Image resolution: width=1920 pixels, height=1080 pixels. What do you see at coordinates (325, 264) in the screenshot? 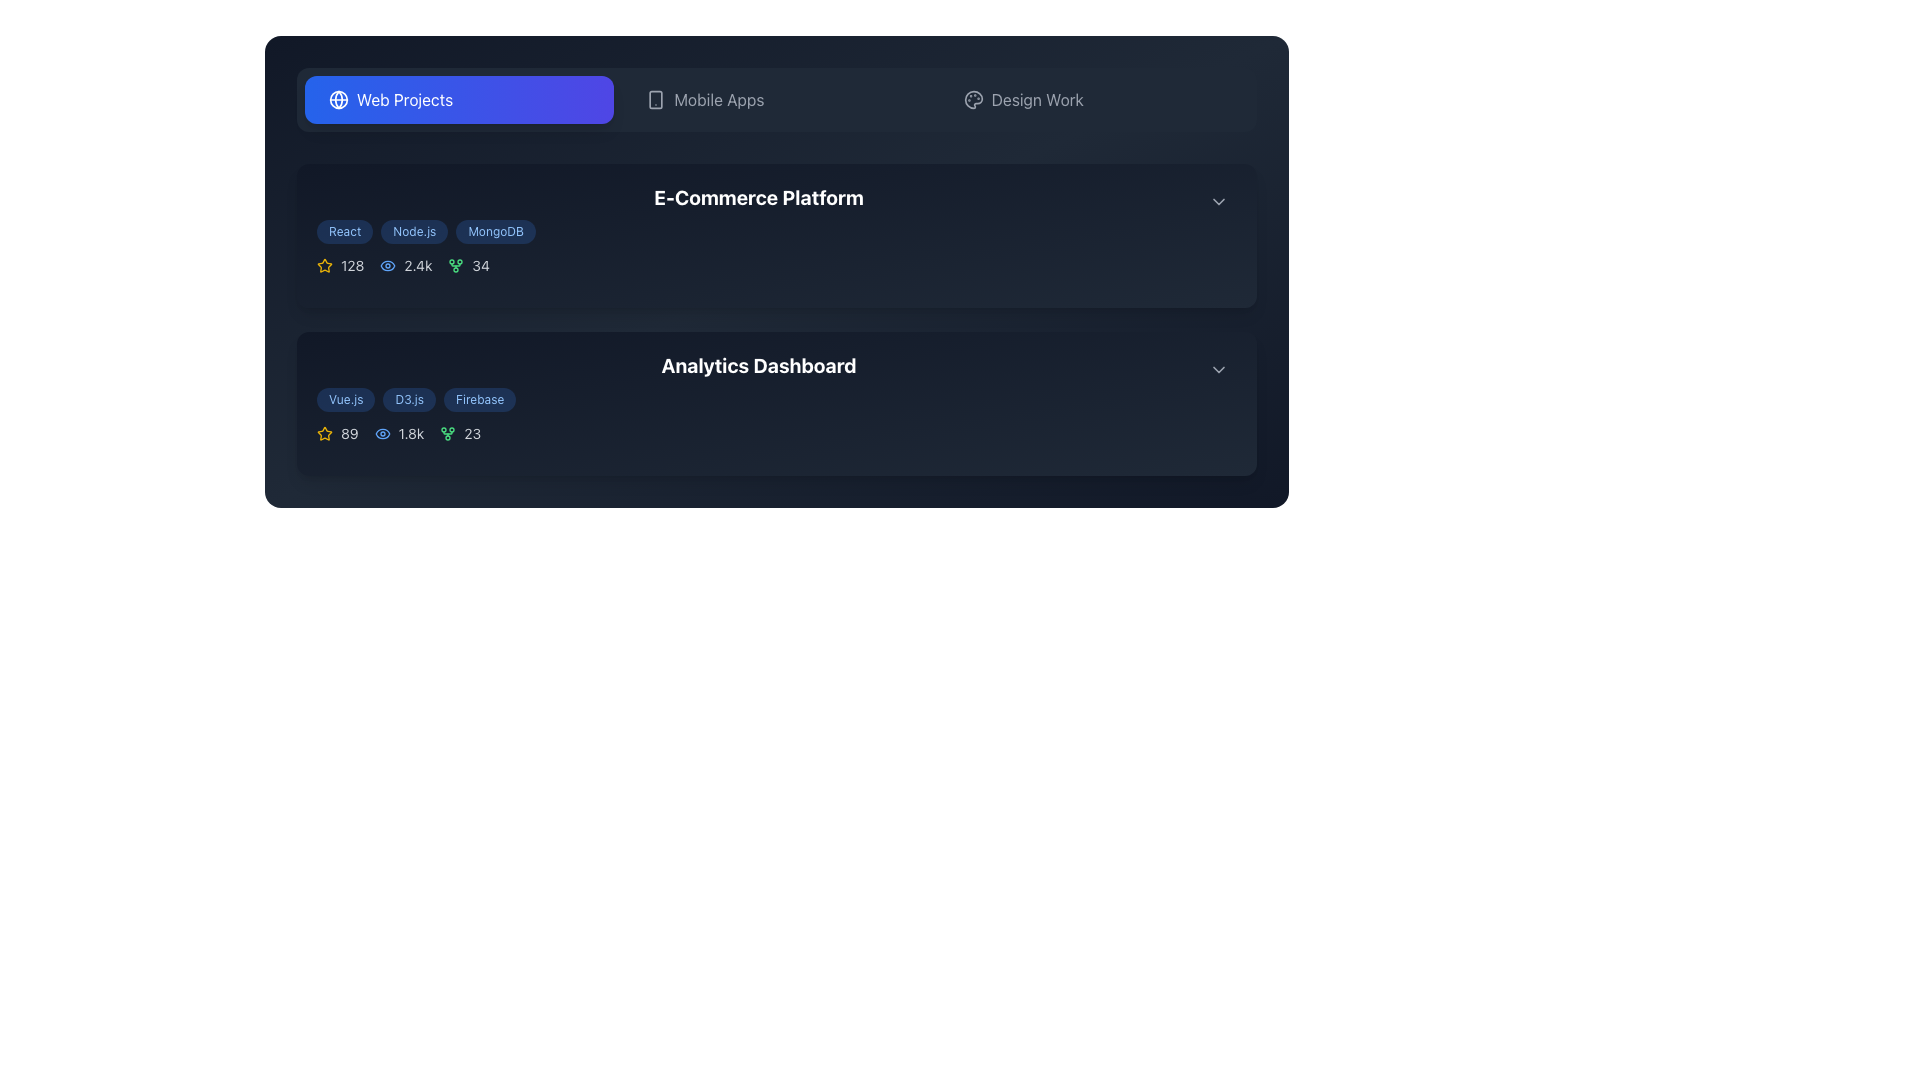
I see `the favorite indicator icon located in the 'Analytics Dashboard' section, which is the first visual icon in the row of statistics` at bounding box center [325, 264].